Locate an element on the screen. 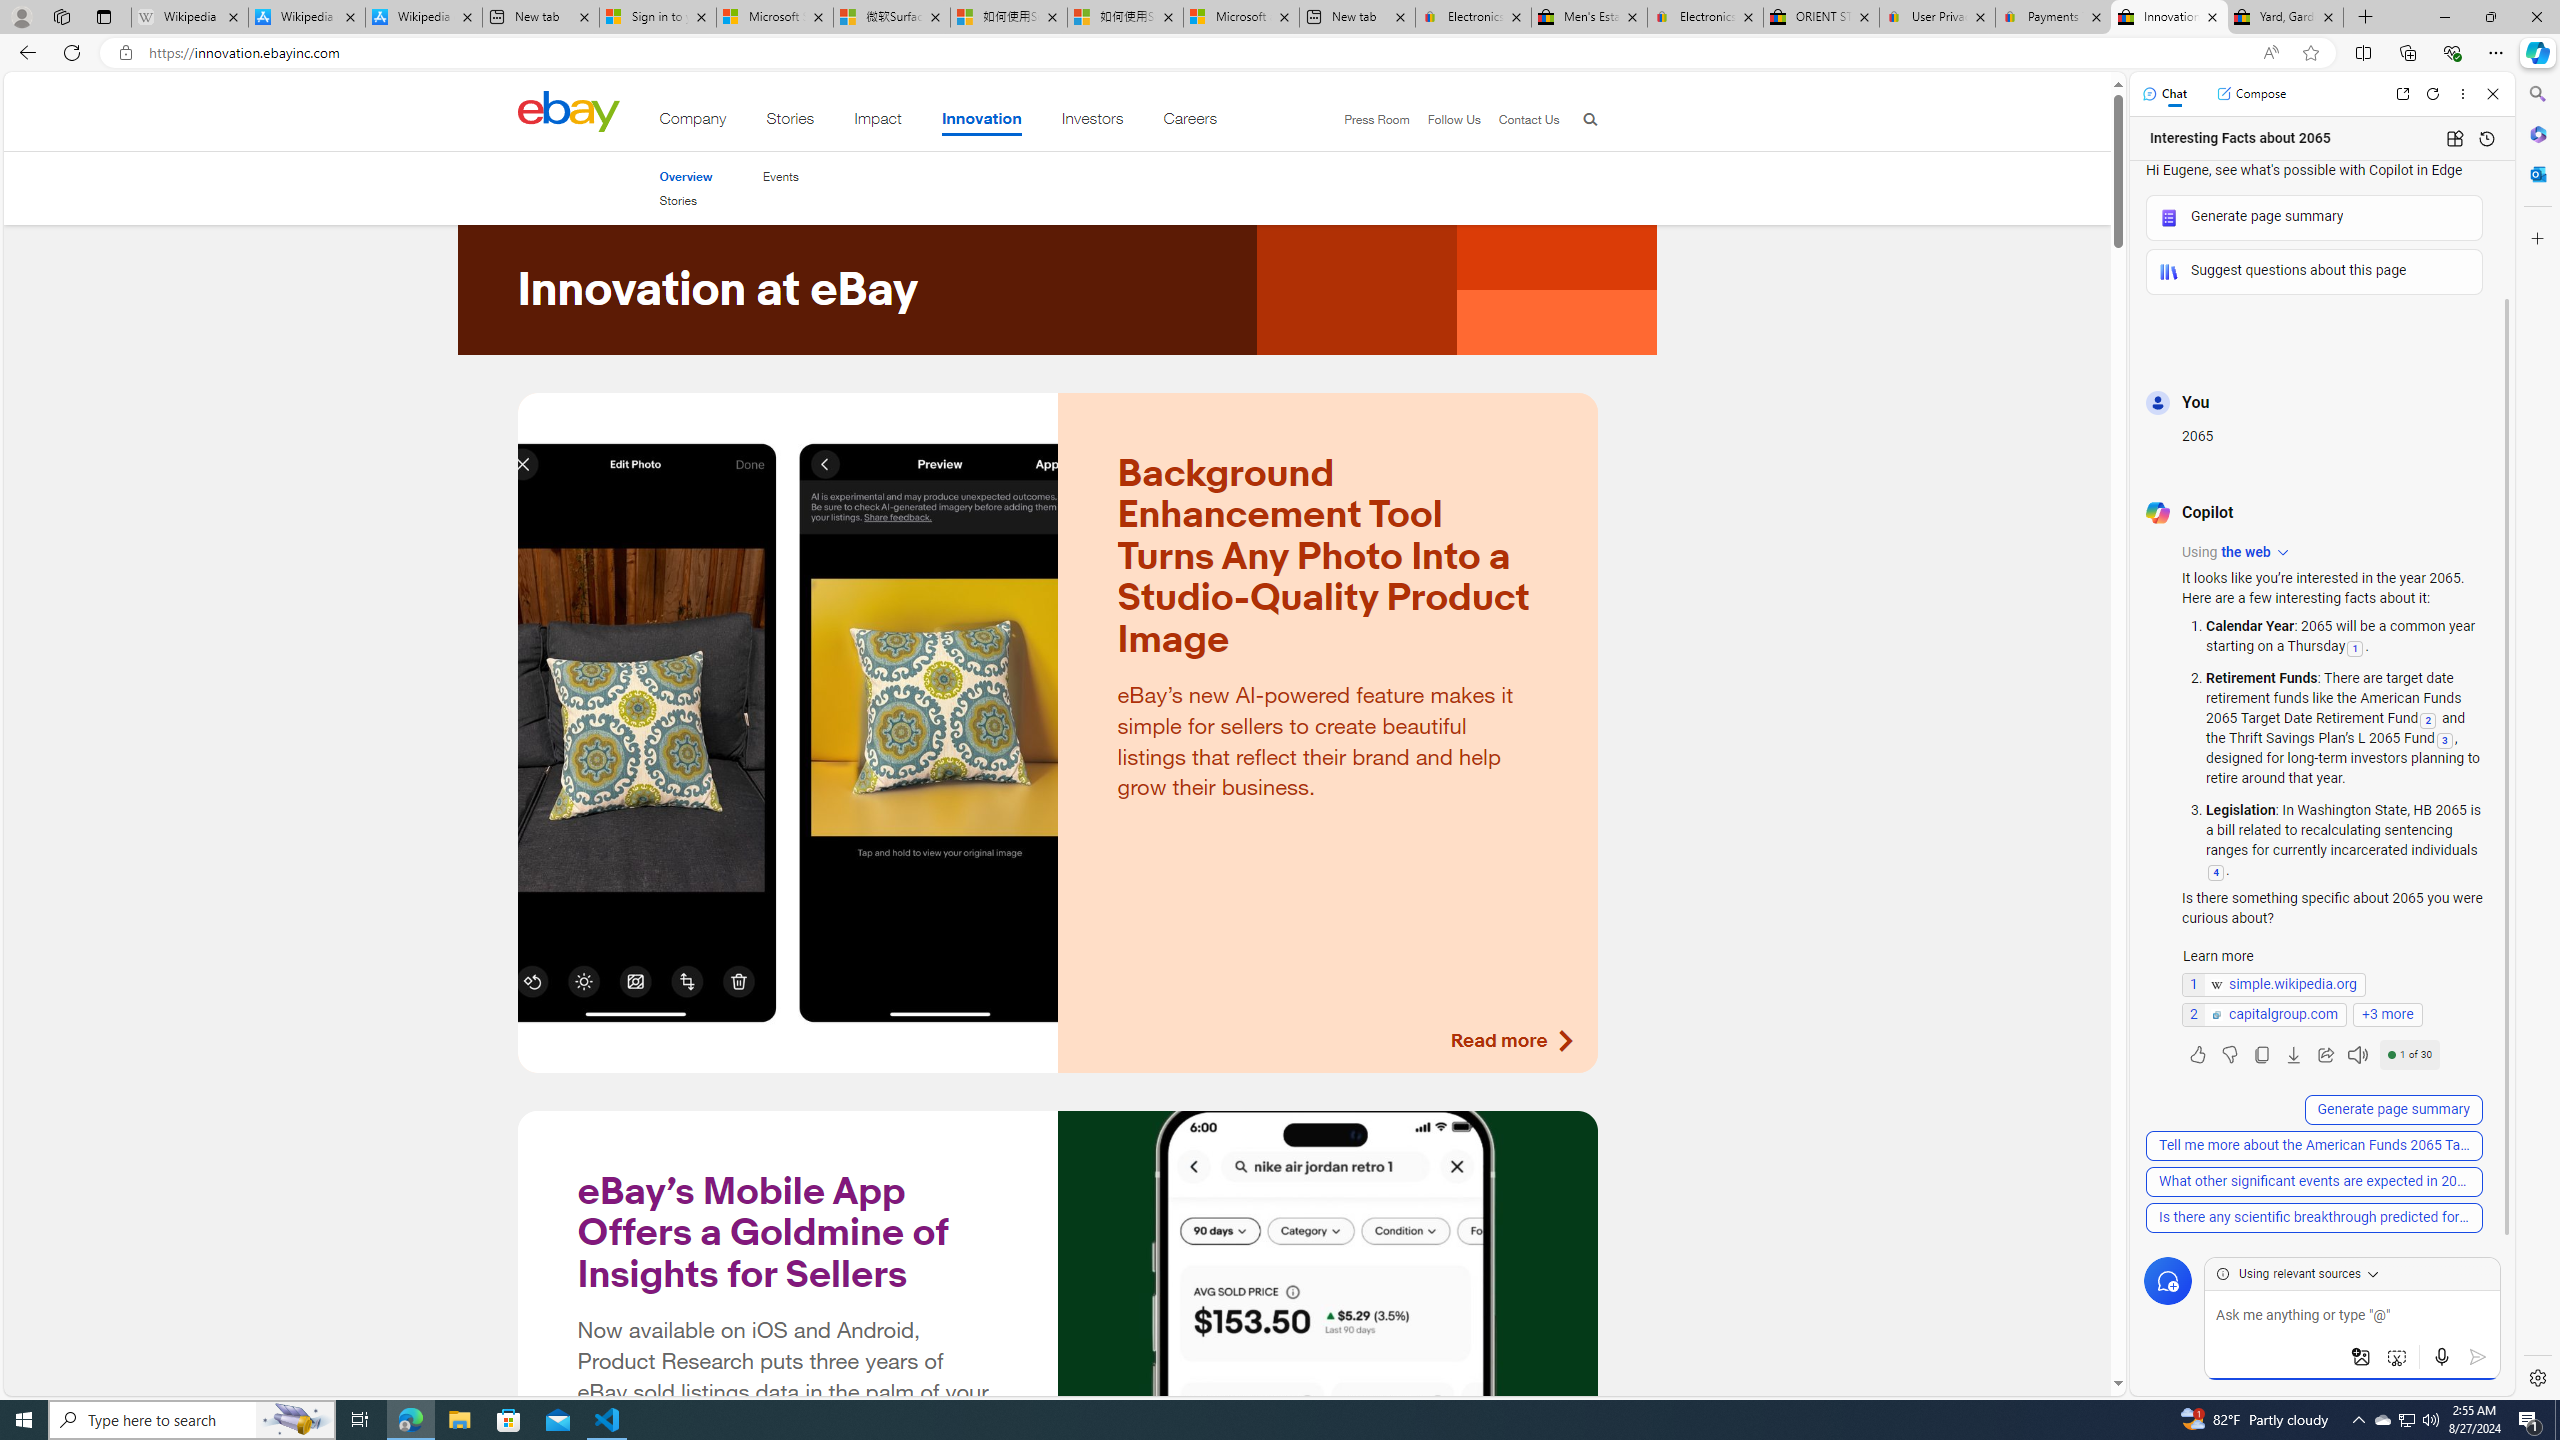  'Company' is located at coordinates (692, 122).